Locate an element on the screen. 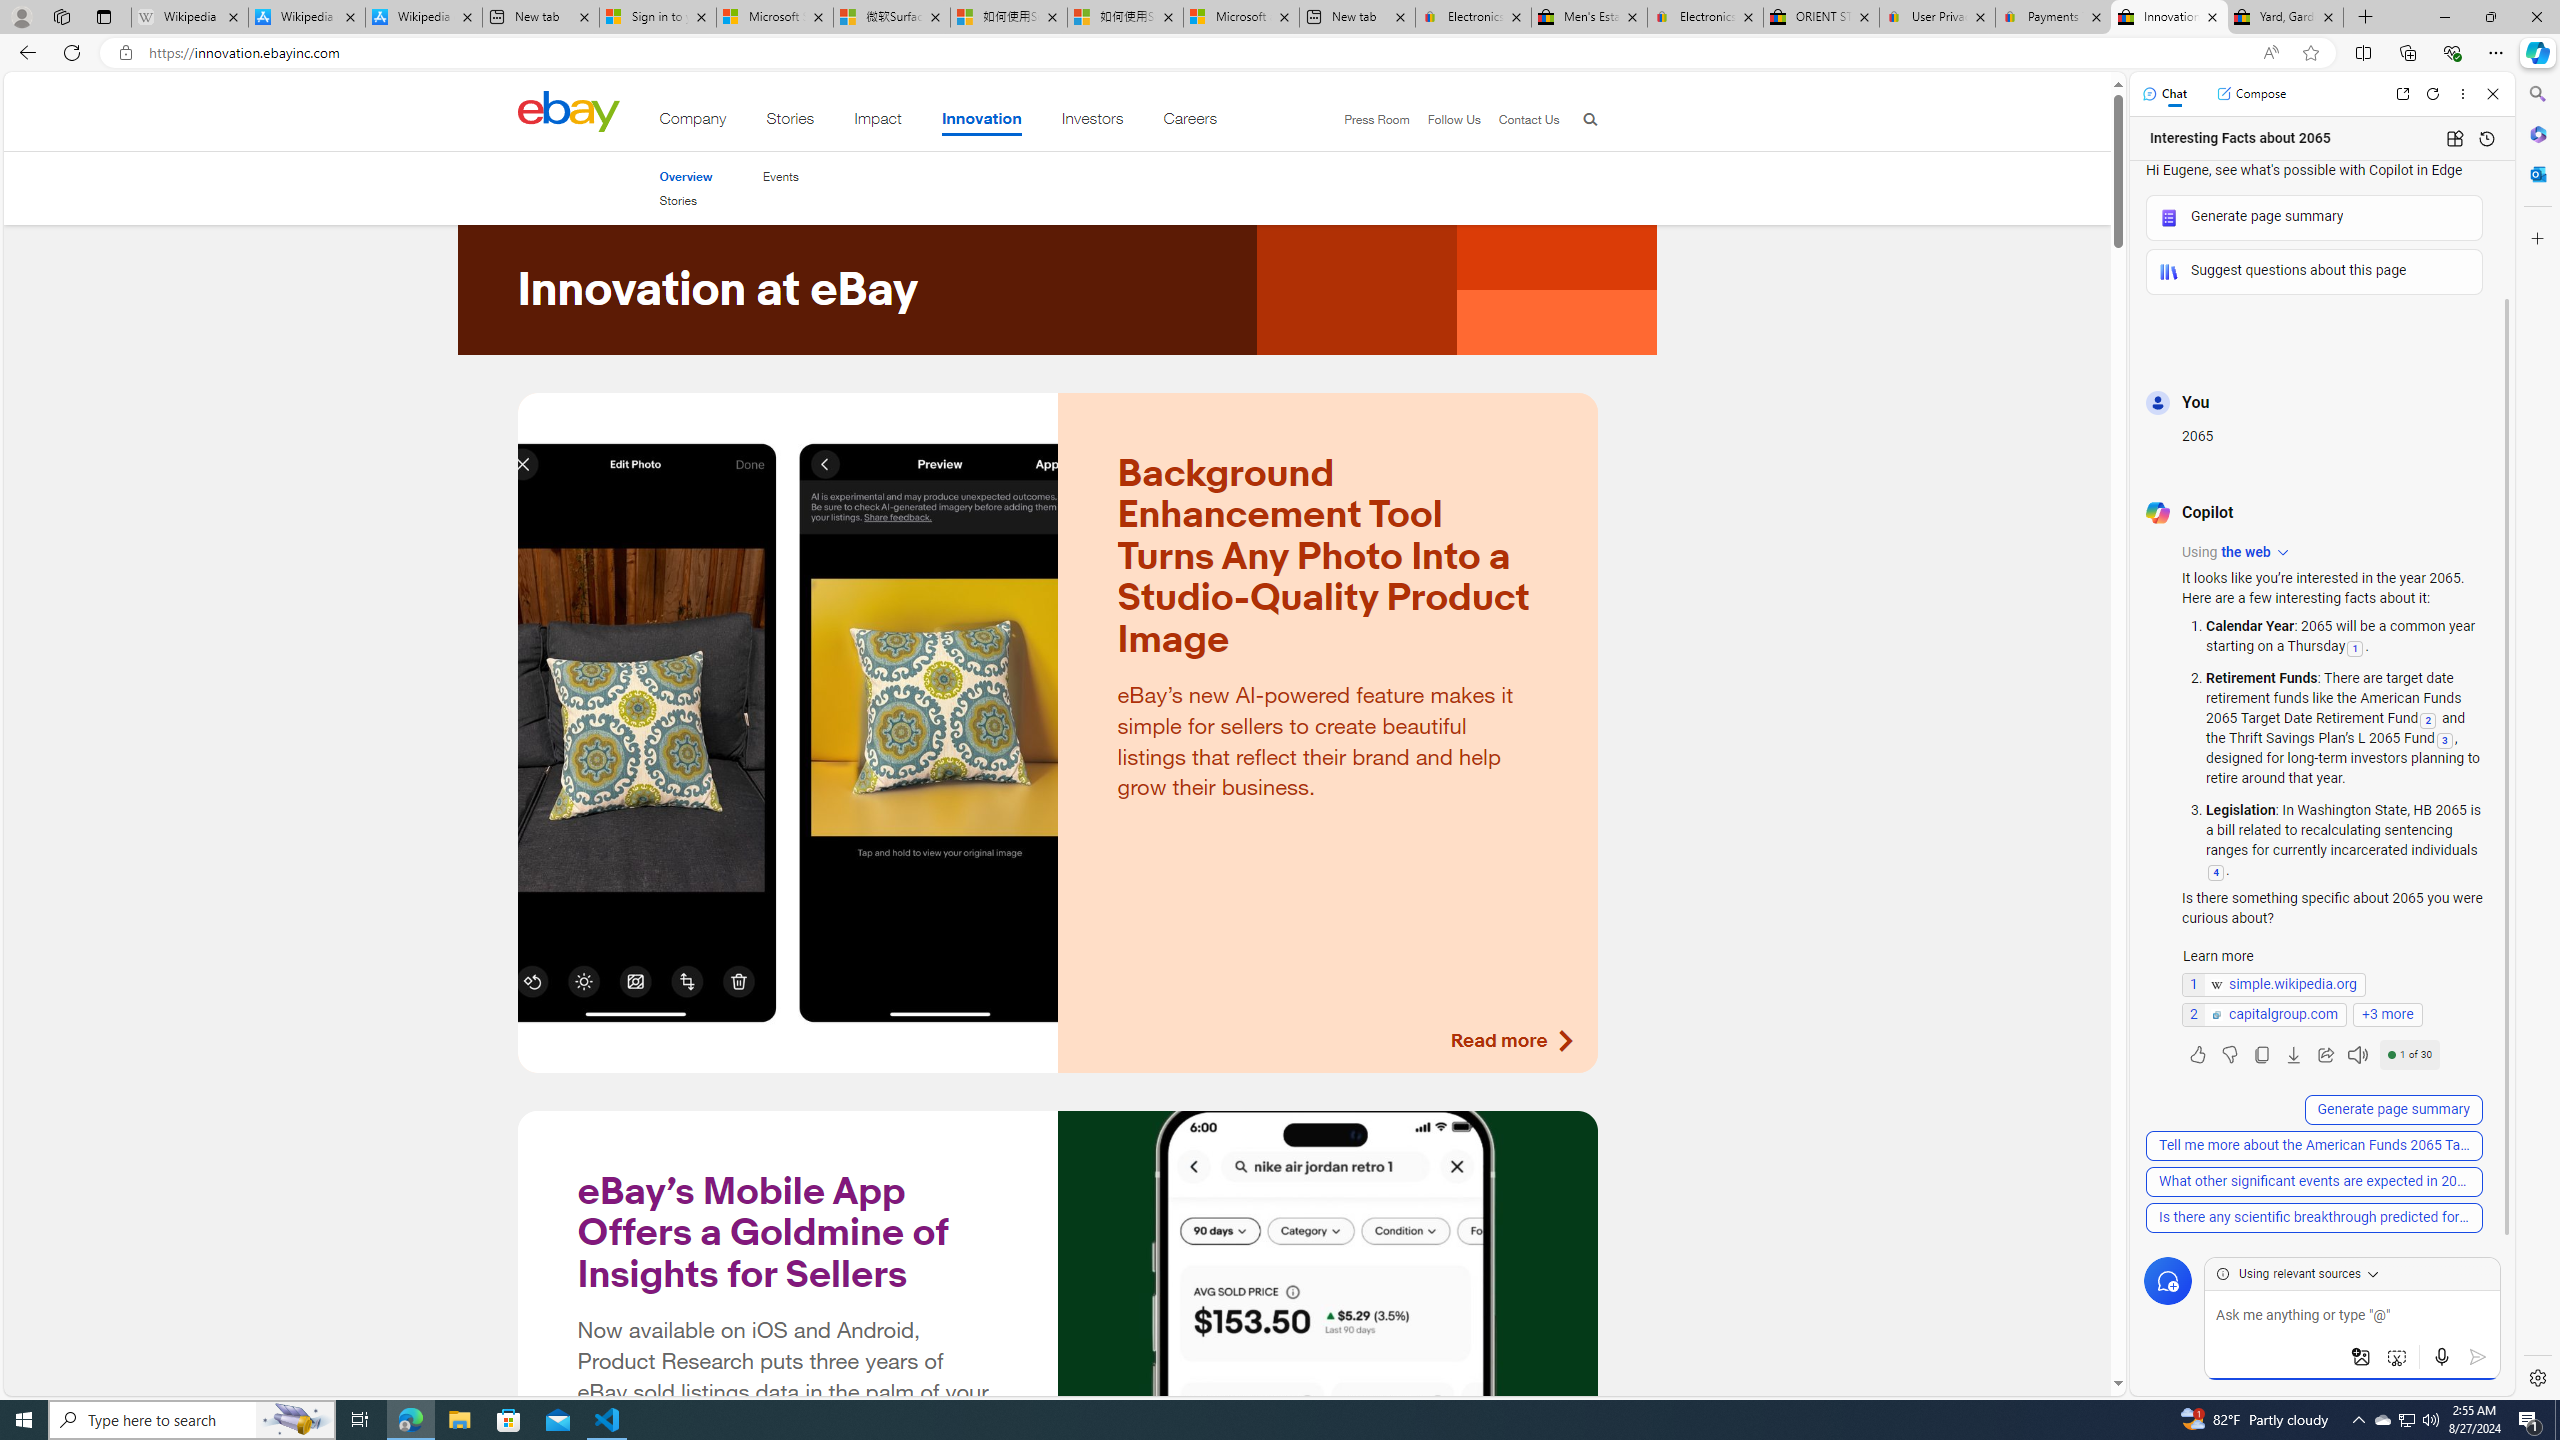  'Company' is located at coordinates (692, 122).